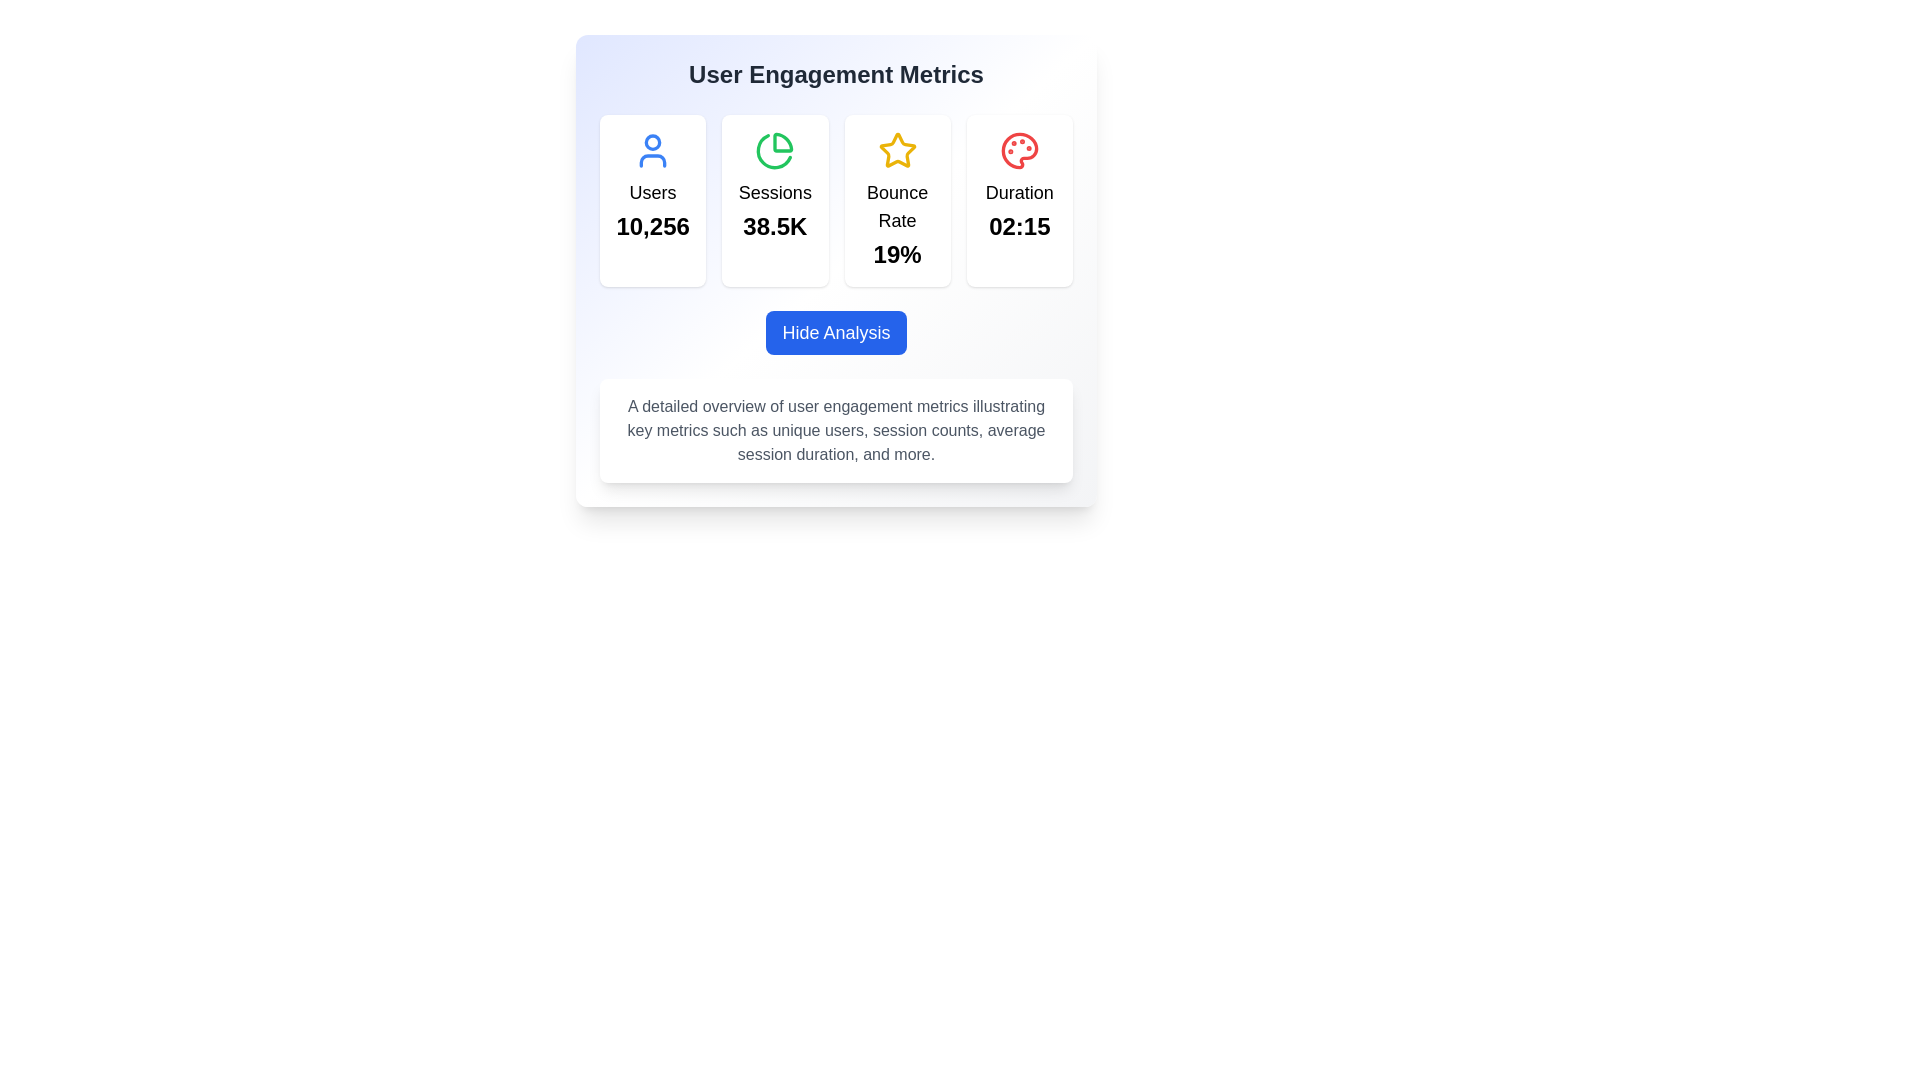  Describe the element at coordinates (896, 149) in the screenshot. I see `the star icon outlined in bold yellow color in the 'Bounce Rate' section of the analytics panel, located above the percentage value '19%` at that location.